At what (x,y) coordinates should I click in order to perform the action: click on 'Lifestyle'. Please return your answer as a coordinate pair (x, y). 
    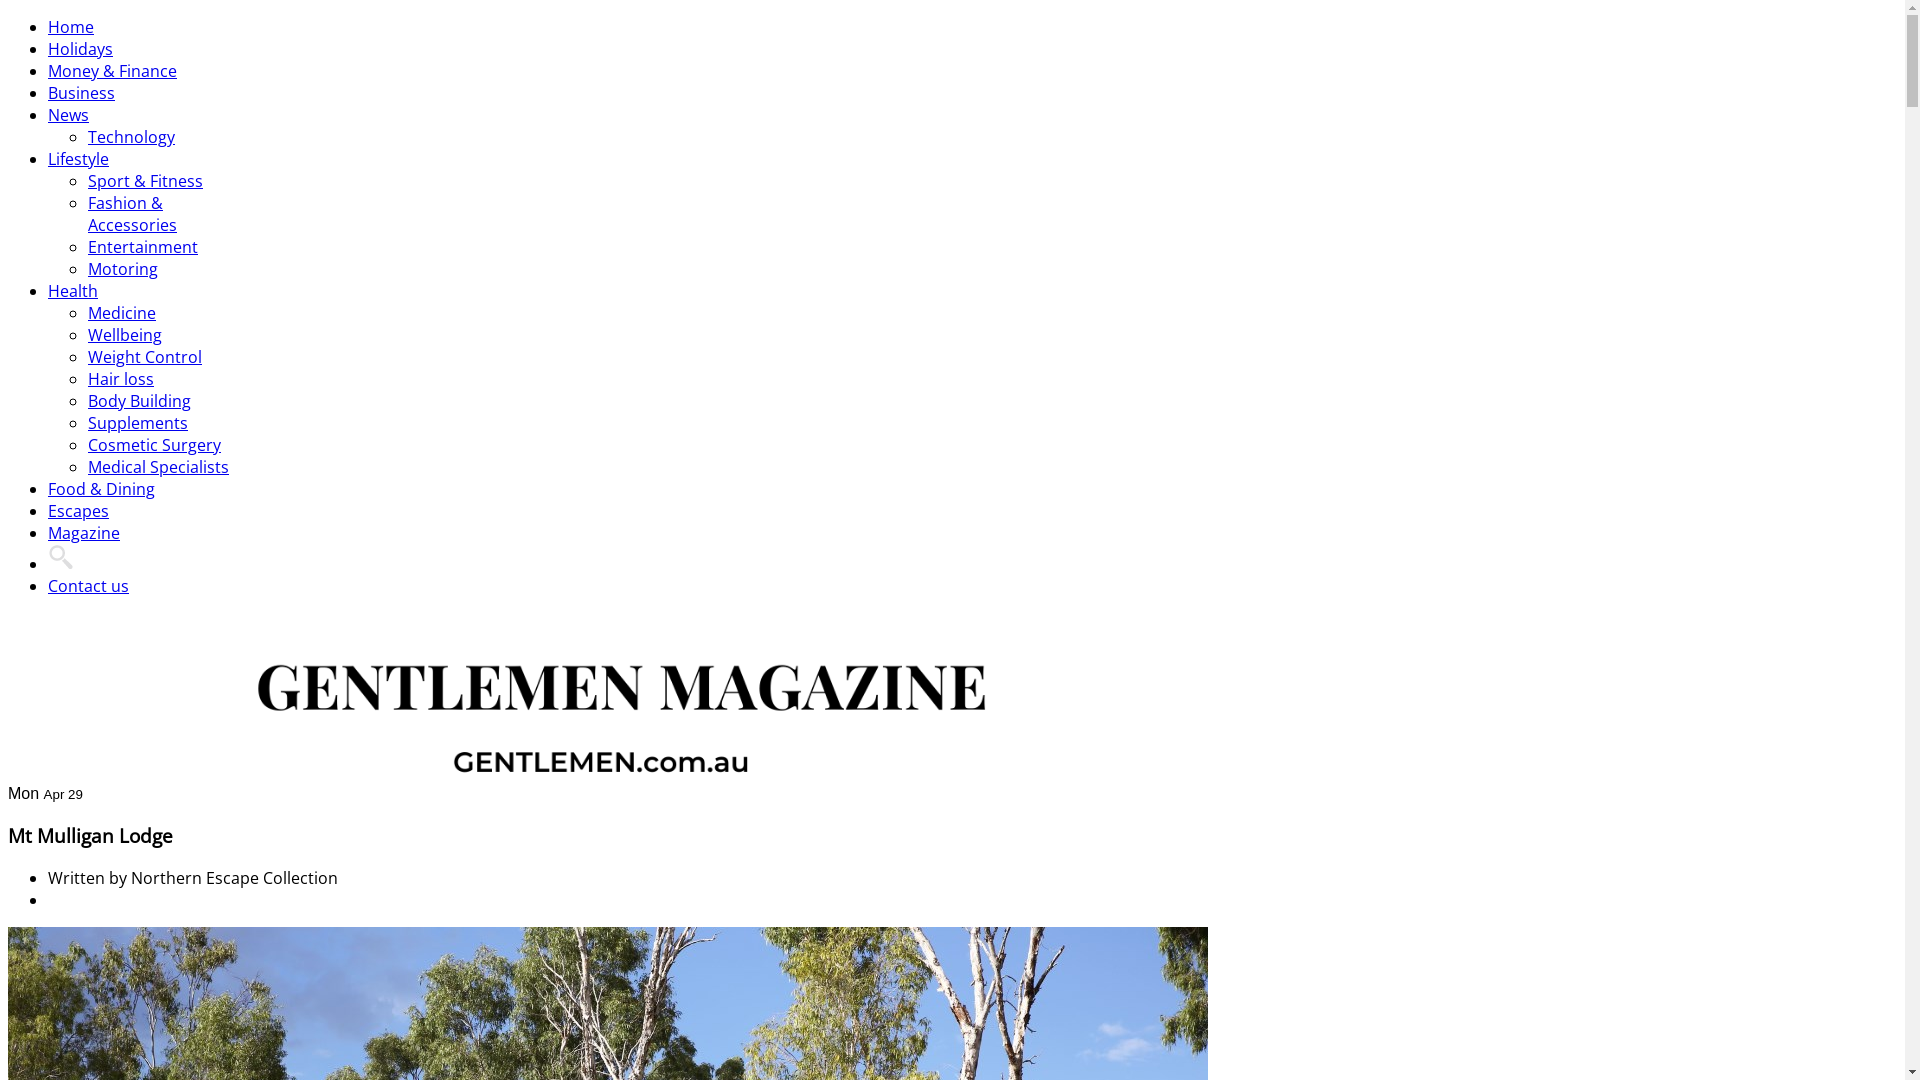
    Looking at the image, I should click on (78, 157).